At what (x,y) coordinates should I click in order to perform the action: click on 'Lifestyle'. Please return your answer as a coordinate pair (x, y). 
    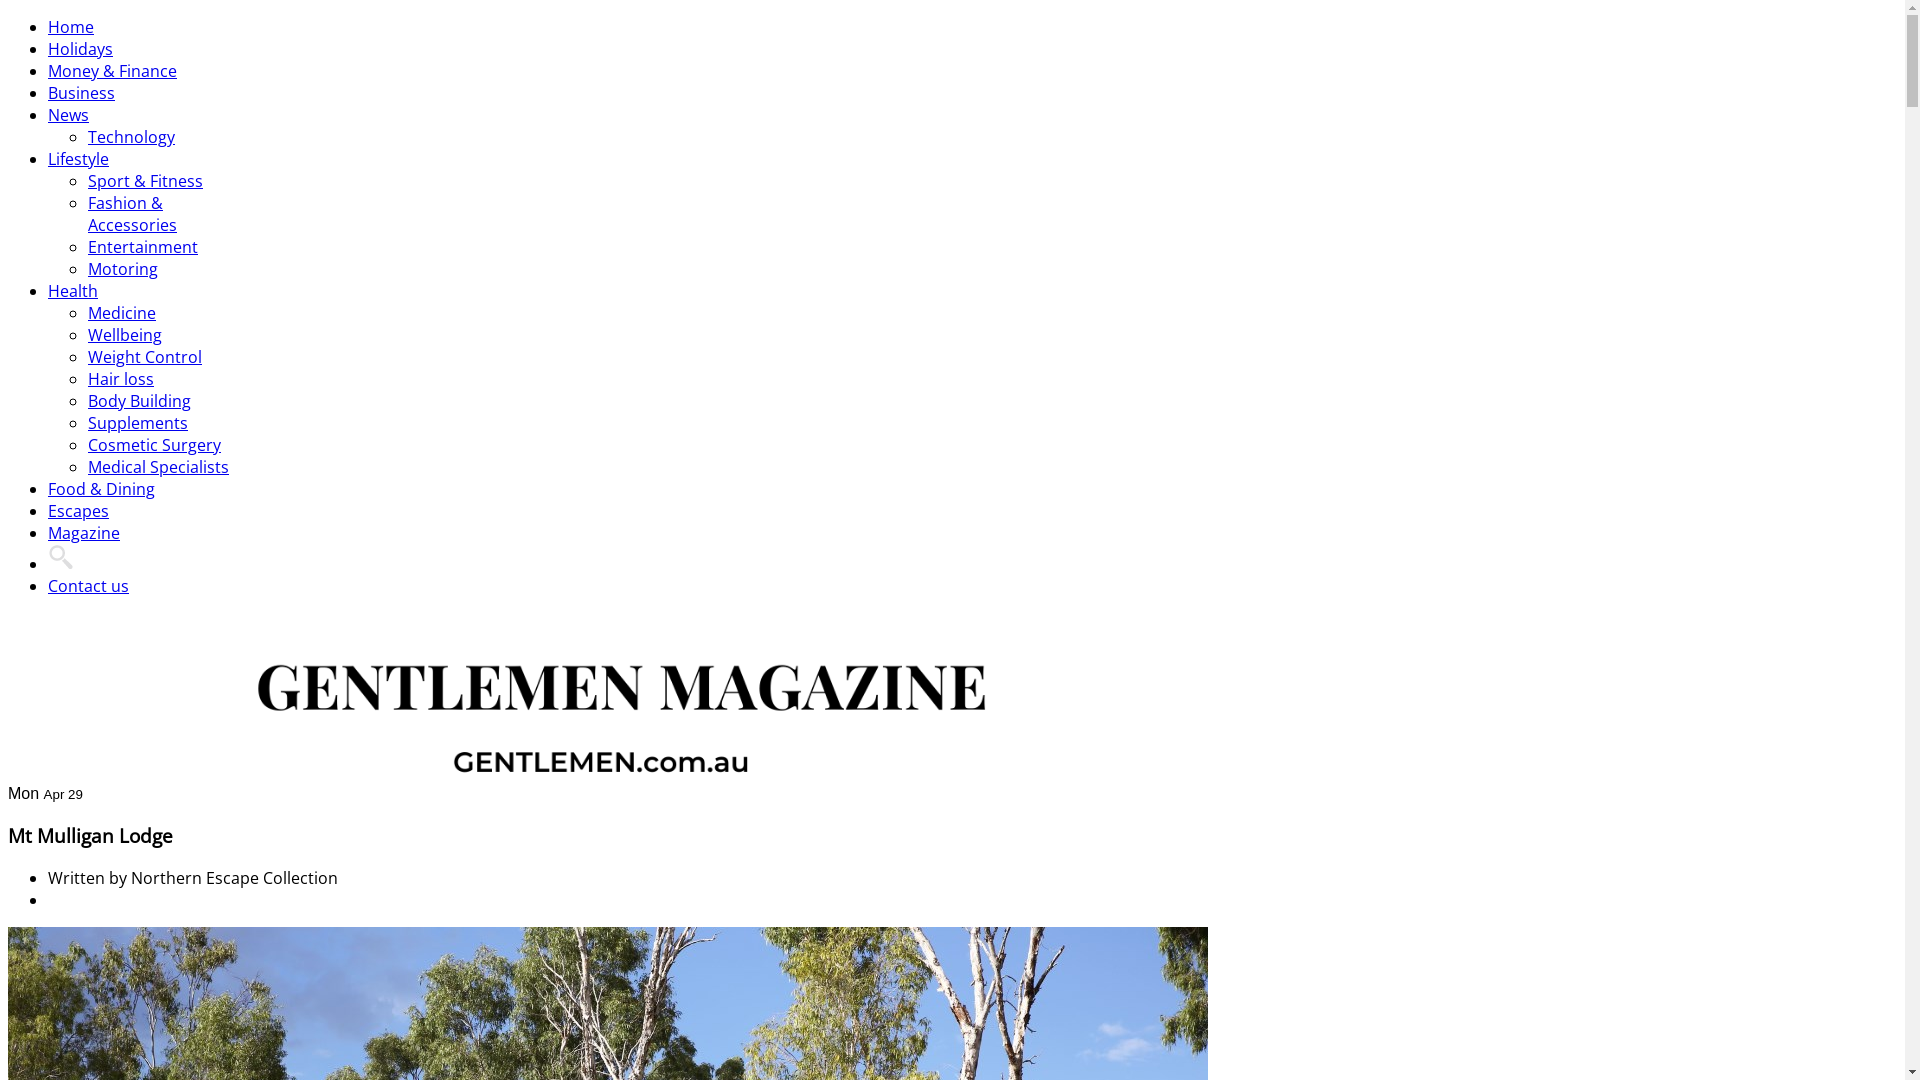
    Looking at the image, I should click on (78, 157).